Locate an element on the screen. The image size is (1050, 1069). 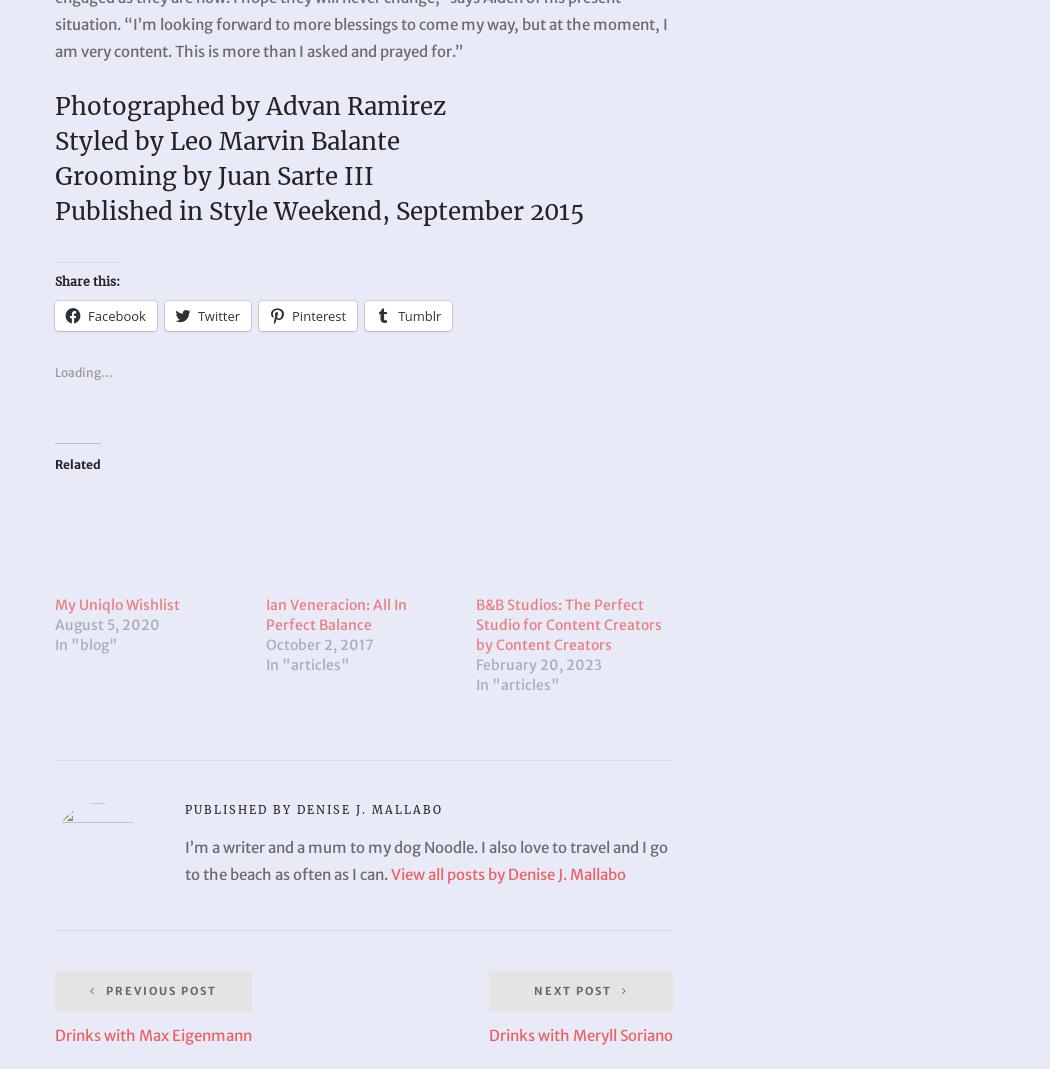
'Grooming by Juan Sarte III' is located at coordinates (213, 175).